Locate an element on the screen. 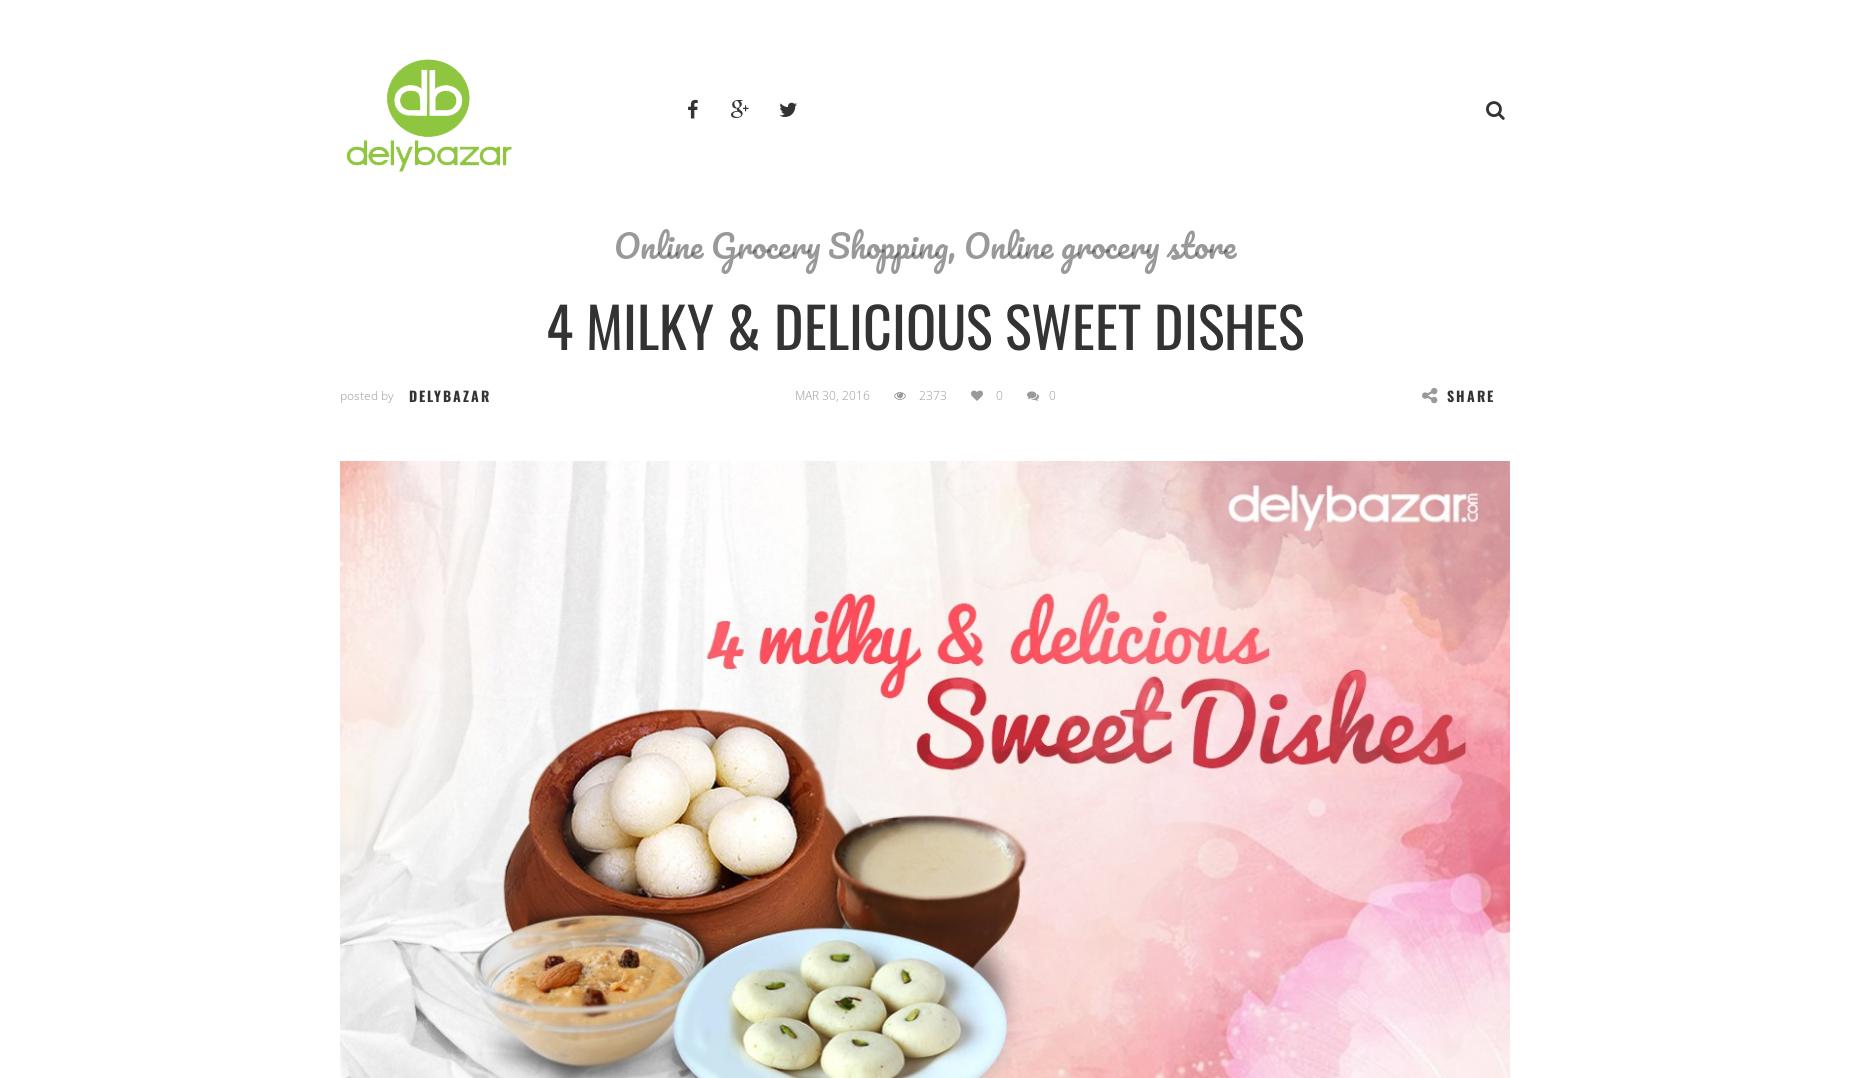 The height and width of the screenshot is (1078, 1850). '4 milky & delicious sweet dishes' is located at coordinates (925, 323).